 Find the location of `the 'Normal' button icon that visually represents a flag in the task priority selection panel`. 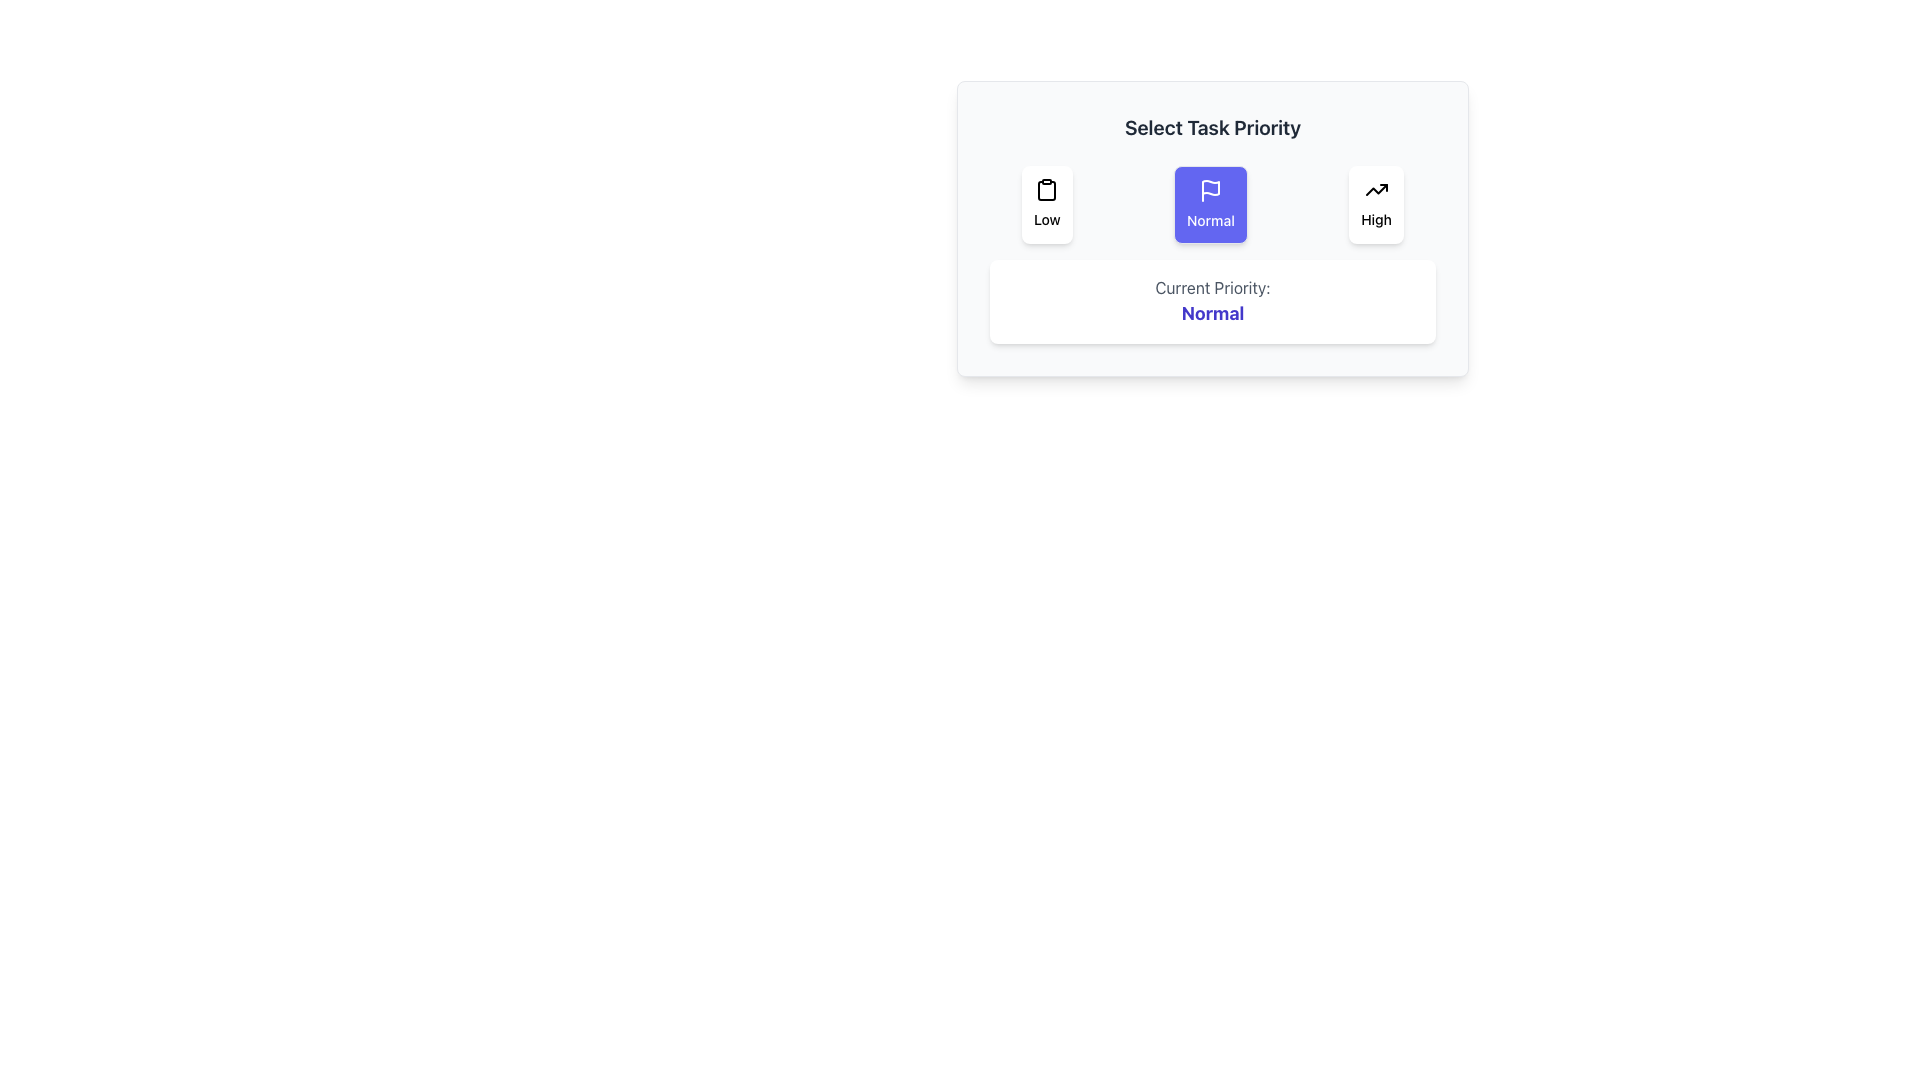

the 'Normal' button icon that visually represents a flag in the task priority selection panel is located at coordinates (1209, 188).